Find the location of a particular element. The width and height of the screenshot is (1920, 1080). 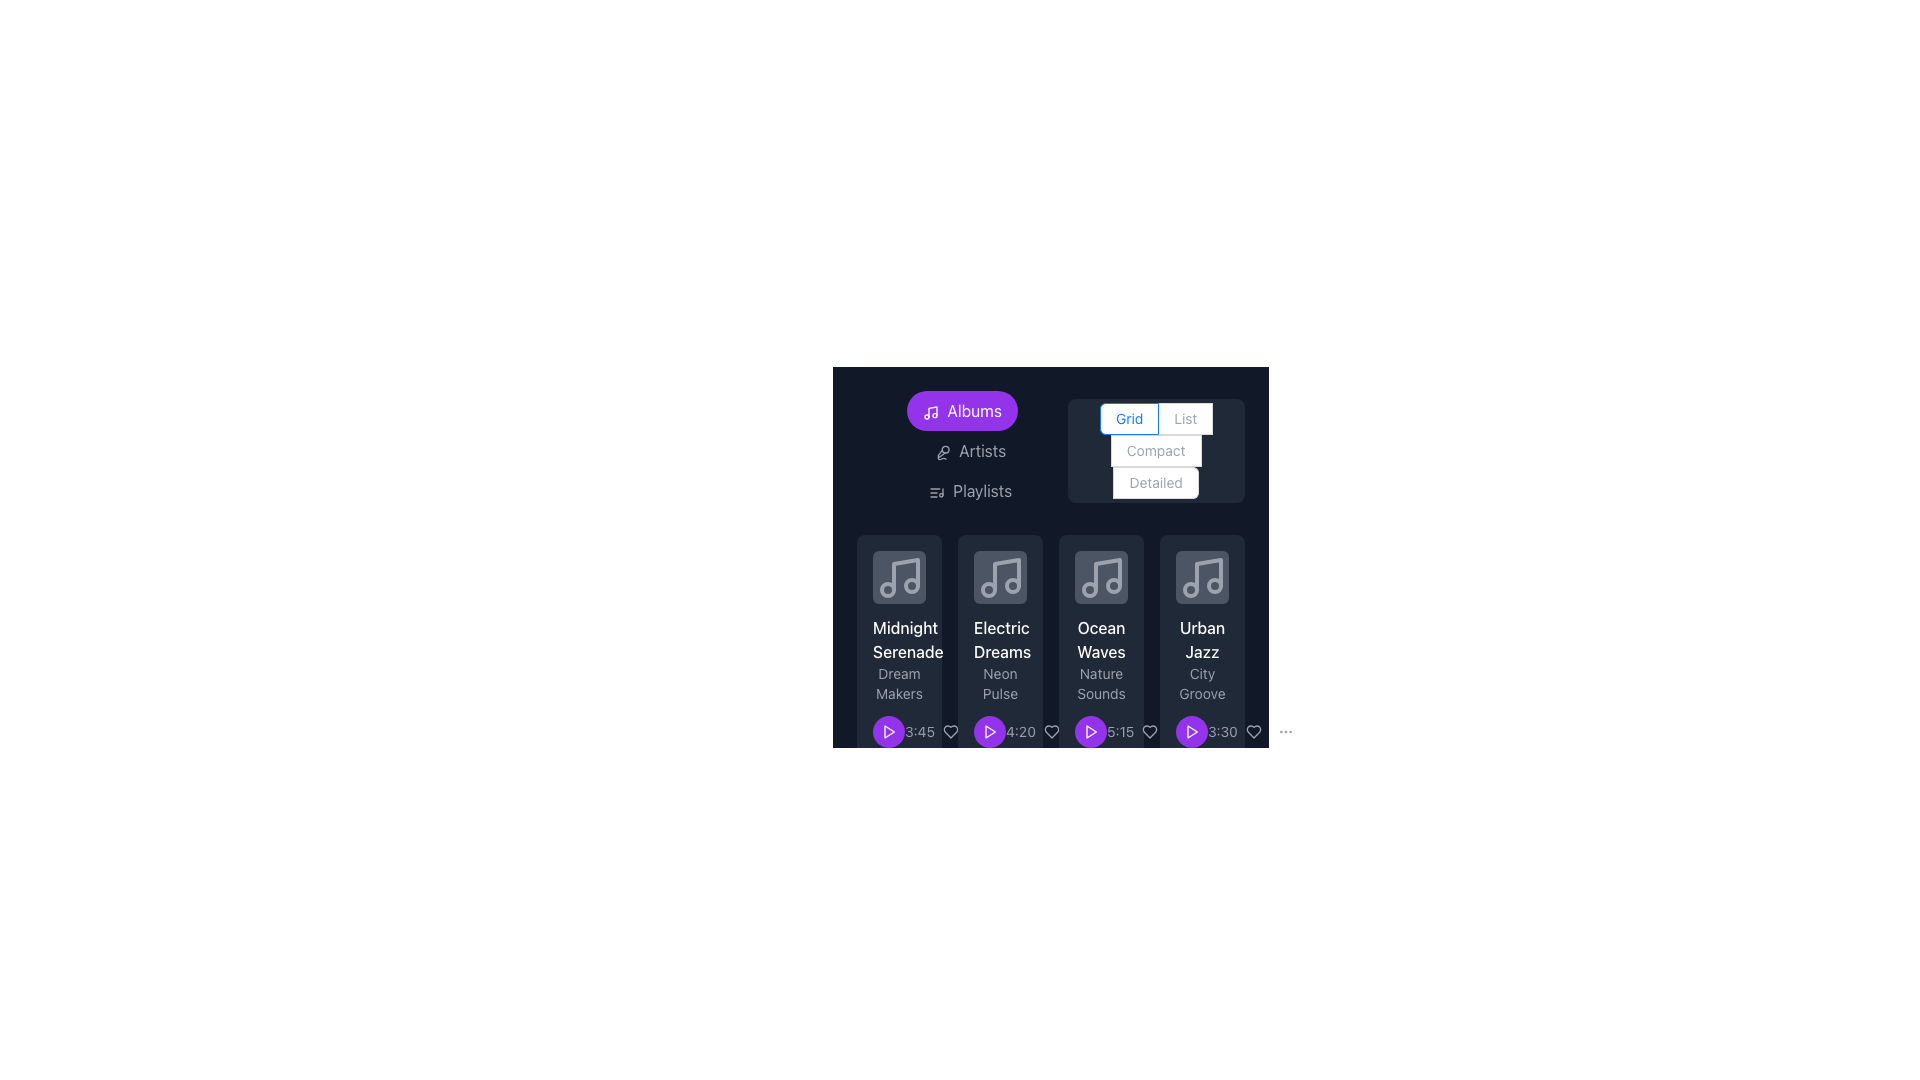

the navigation button located at the central top-left area of the main navigation bar is located at coordinates (962, 451).